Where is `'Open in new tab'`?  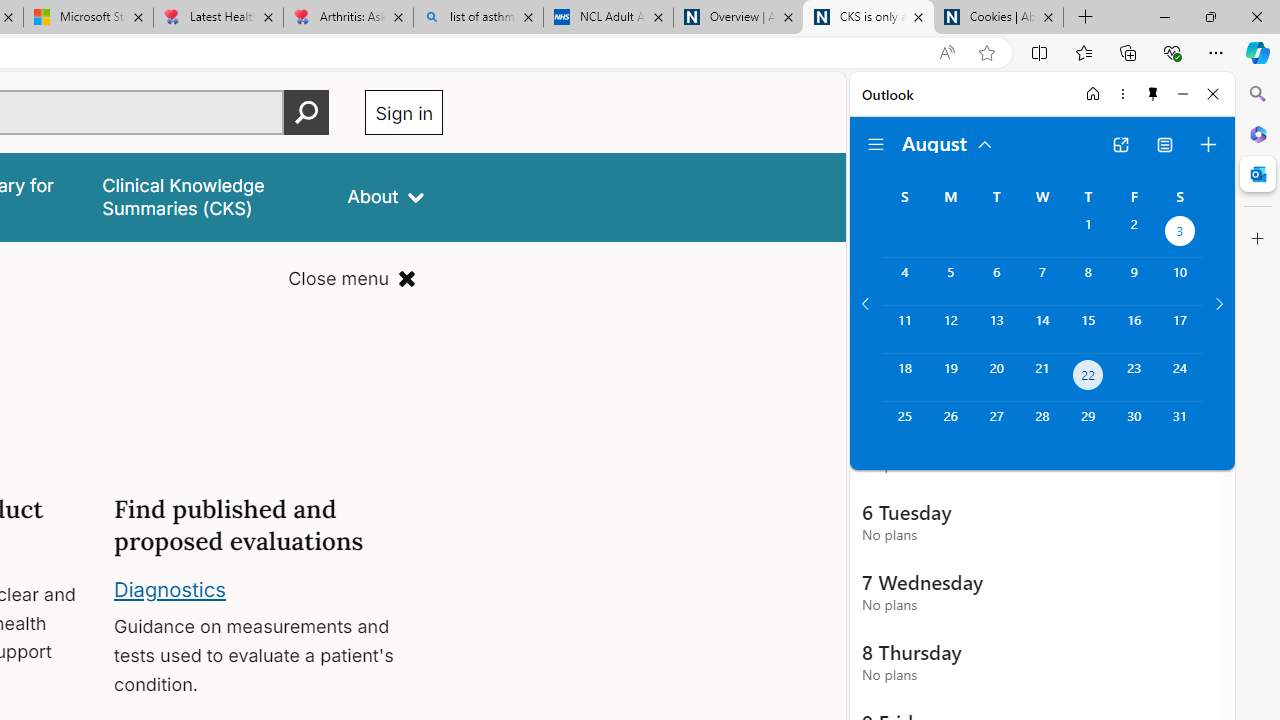 'Open in new tab' is located at coordinates (1120, 144).